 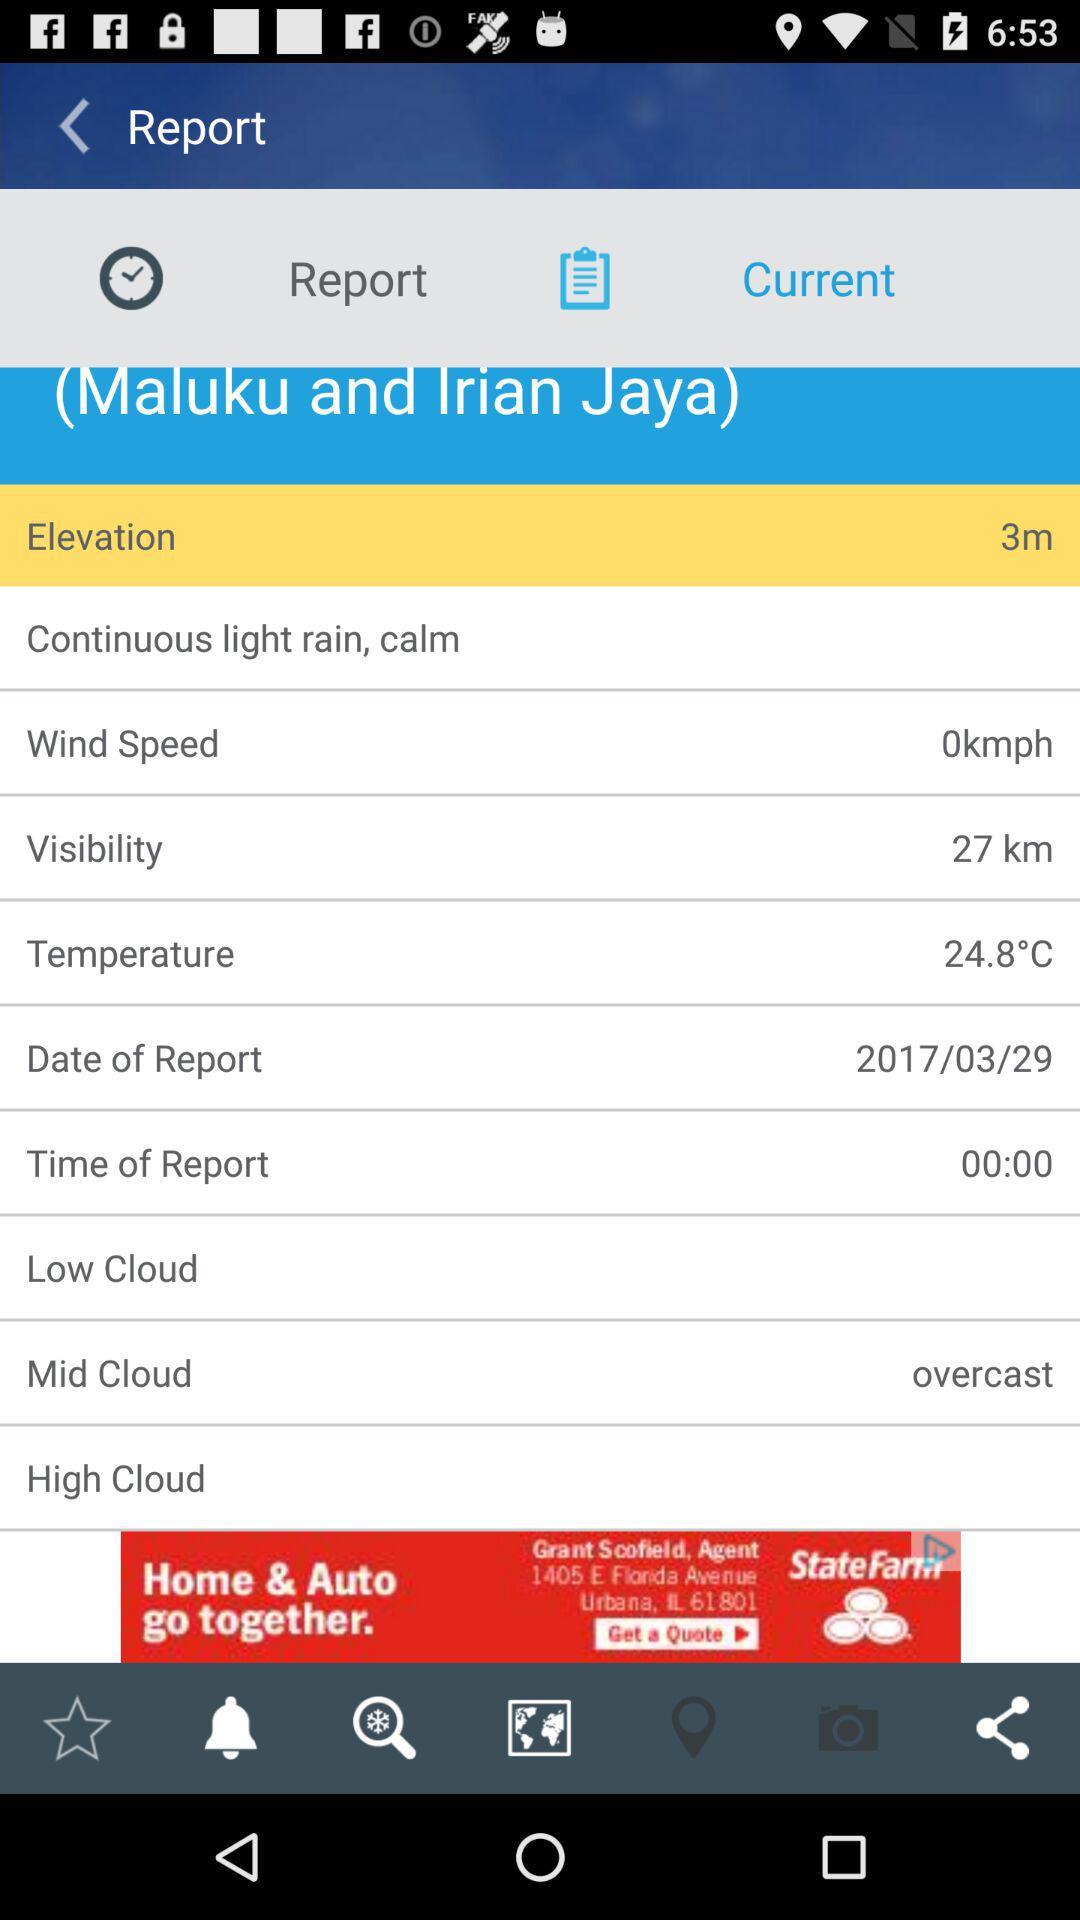 What do you see at coordinates (848, 1727) in the screenshot?
I see `camera page` at bounding box center [848, 1727].